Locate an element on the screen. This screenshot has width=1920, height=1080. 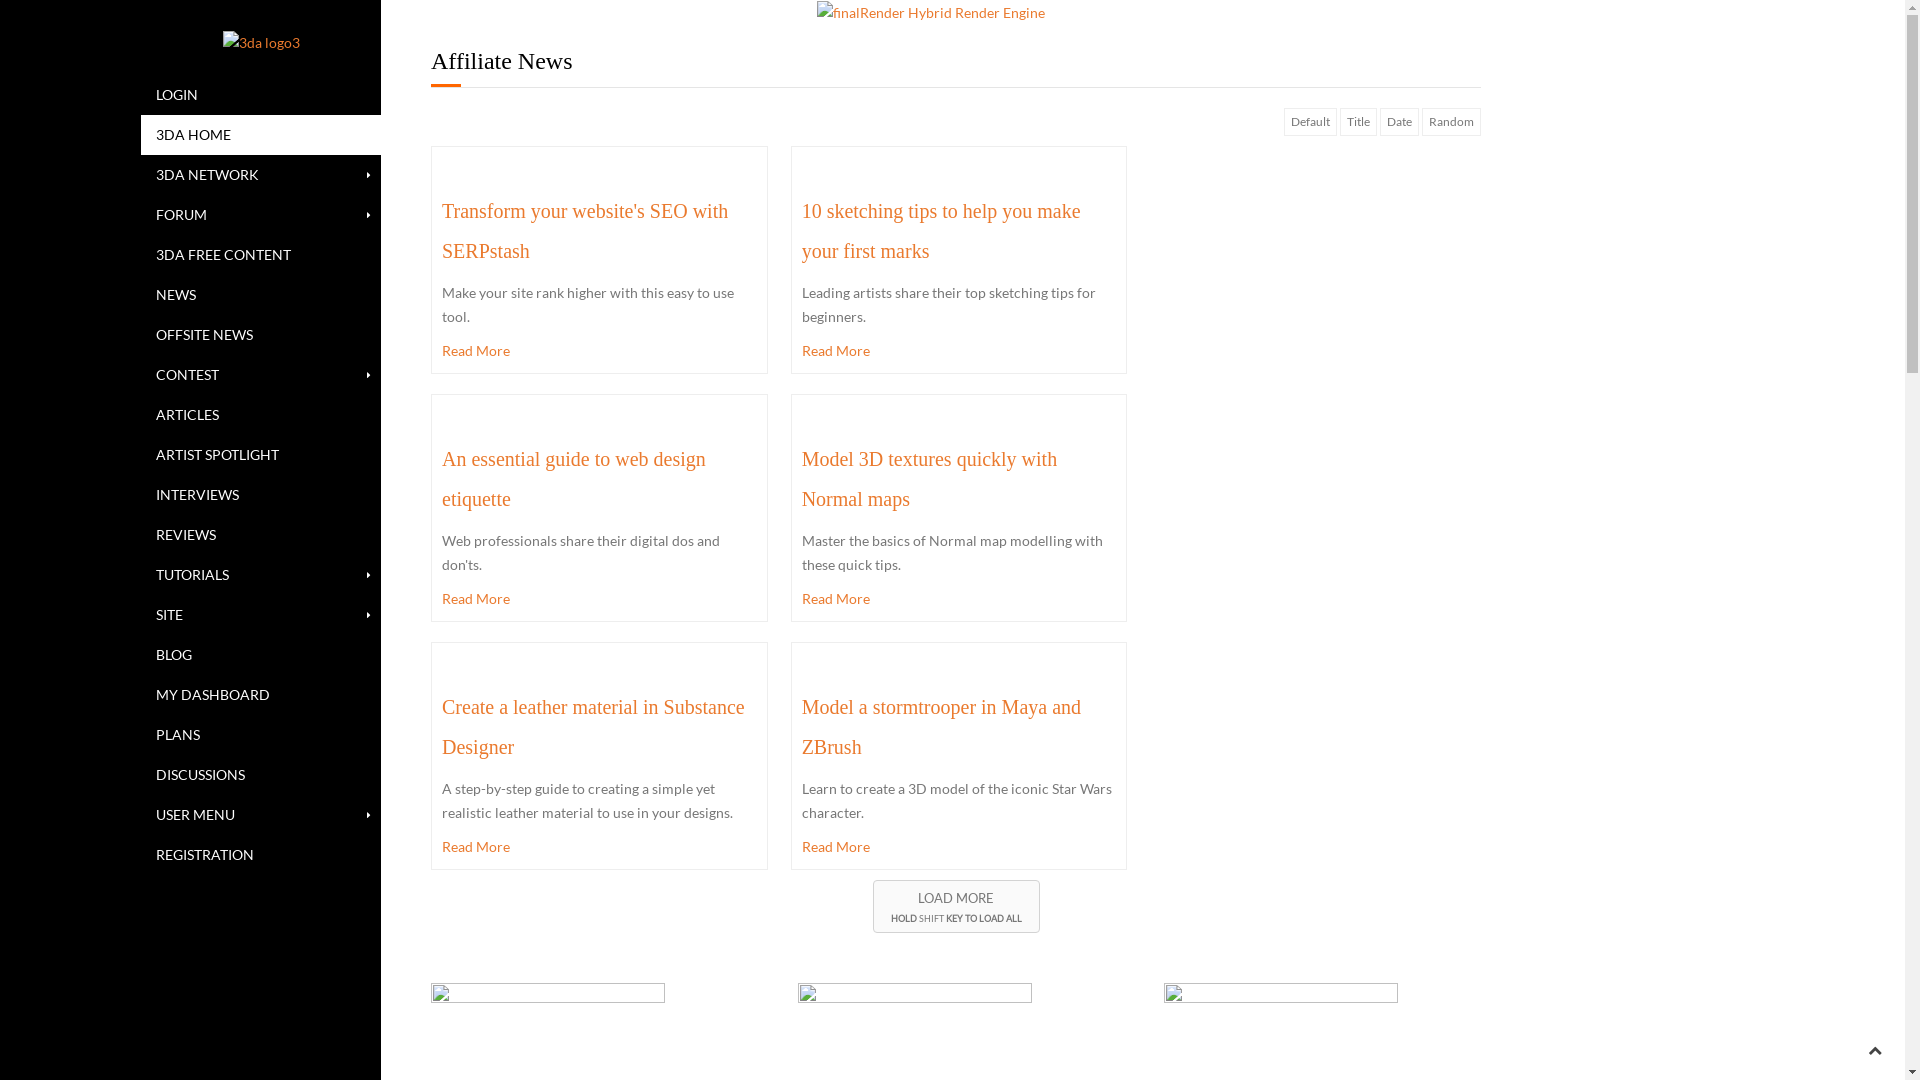
'3DA HOME' is located at coordinates (259, 135).